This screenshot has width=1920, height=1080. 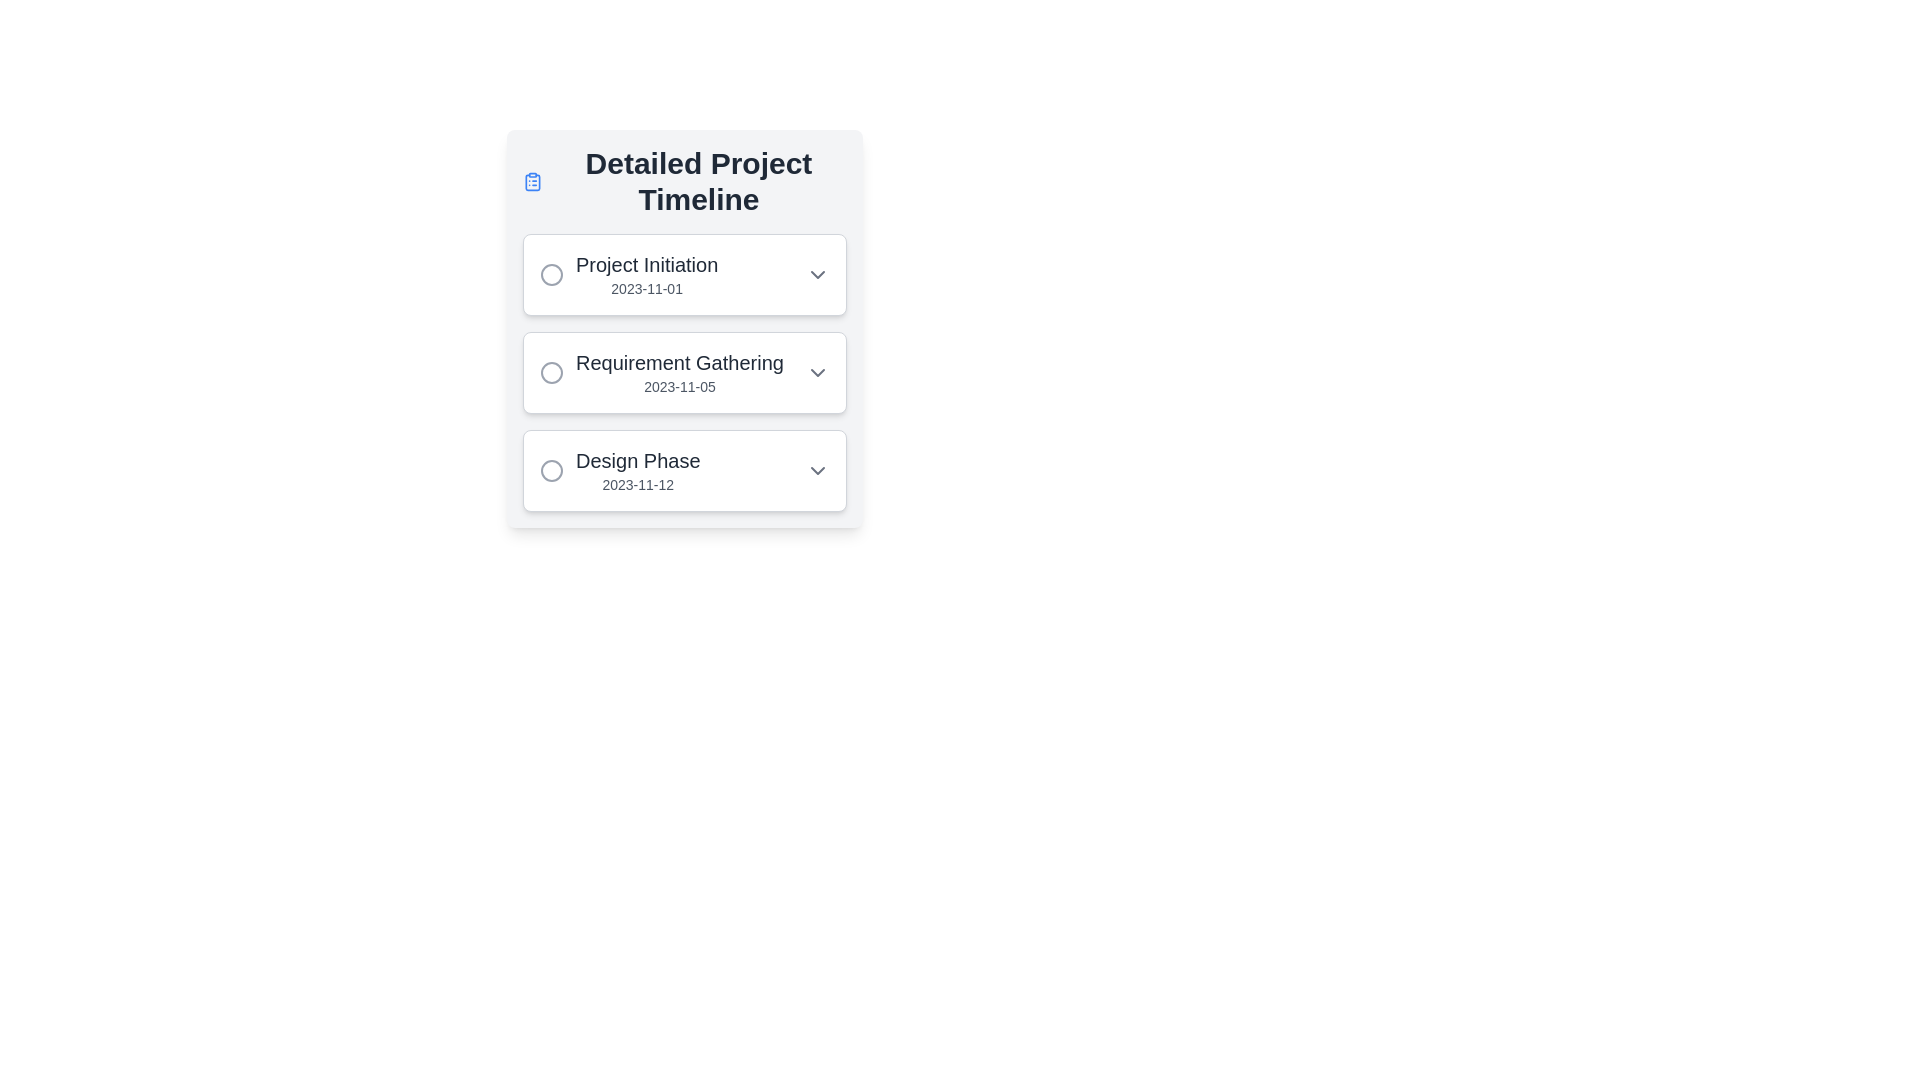 I want to click on the 'Project Initiation' text display with icon, which includes the title in bold and the date below it, located in the 'Detailed Project Timeline' card, so click(x=628, y=274).